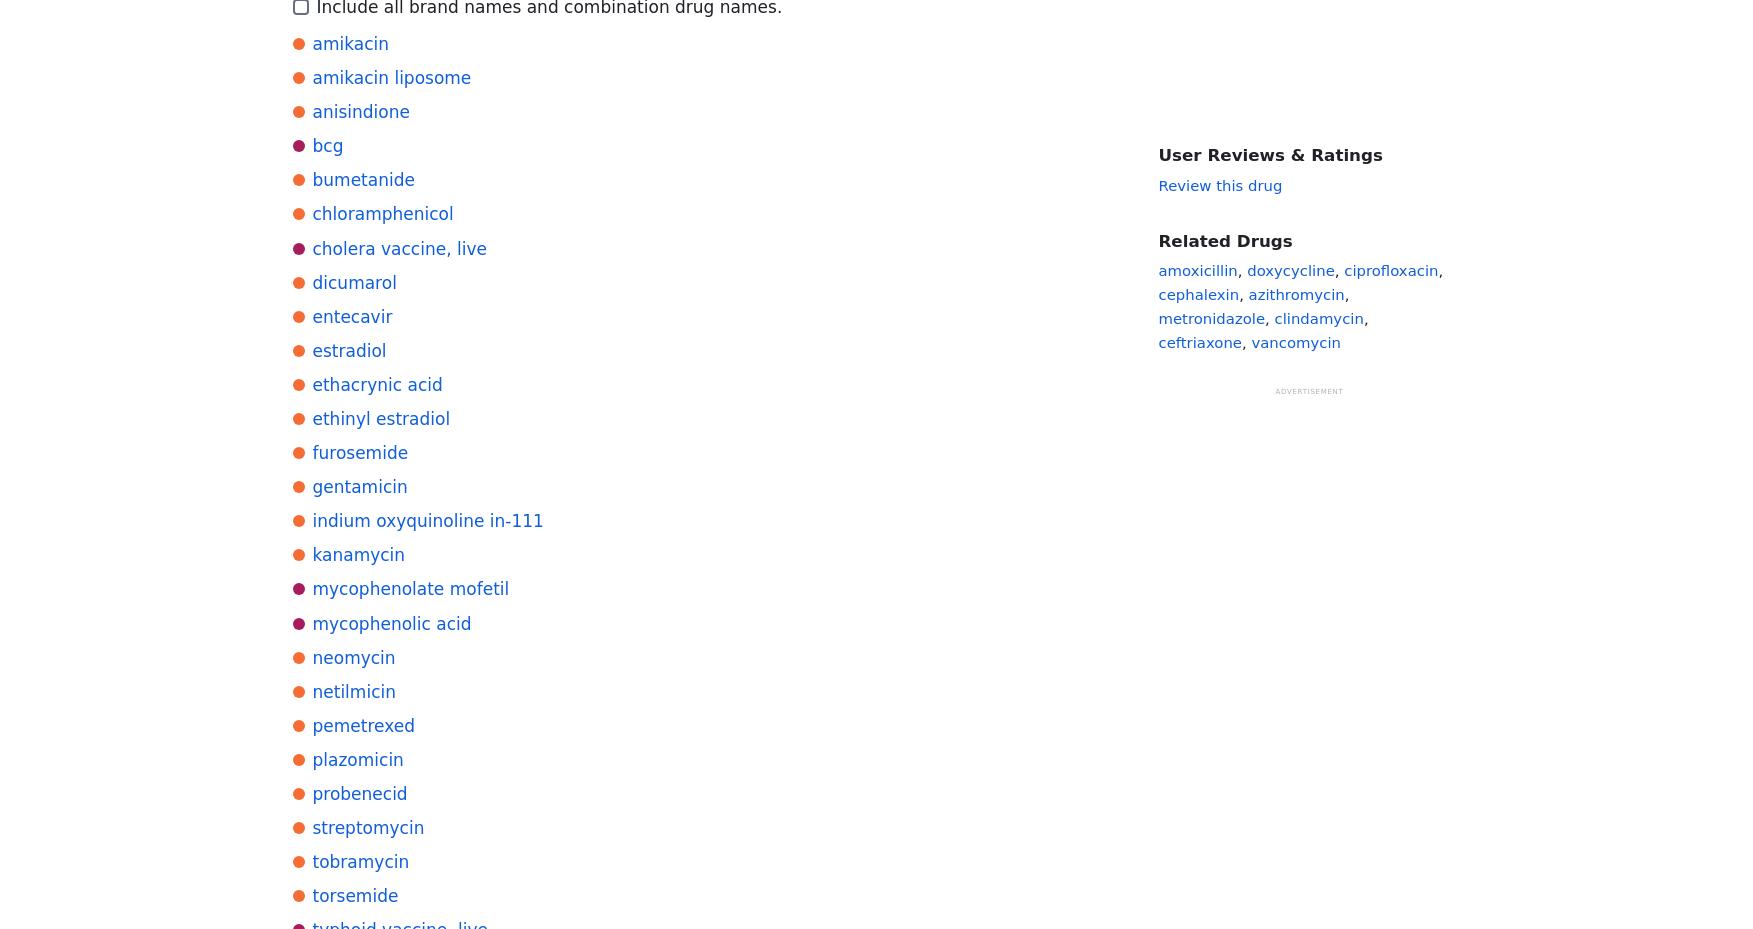  I want to click on 'neomycin', so click(353, 656).